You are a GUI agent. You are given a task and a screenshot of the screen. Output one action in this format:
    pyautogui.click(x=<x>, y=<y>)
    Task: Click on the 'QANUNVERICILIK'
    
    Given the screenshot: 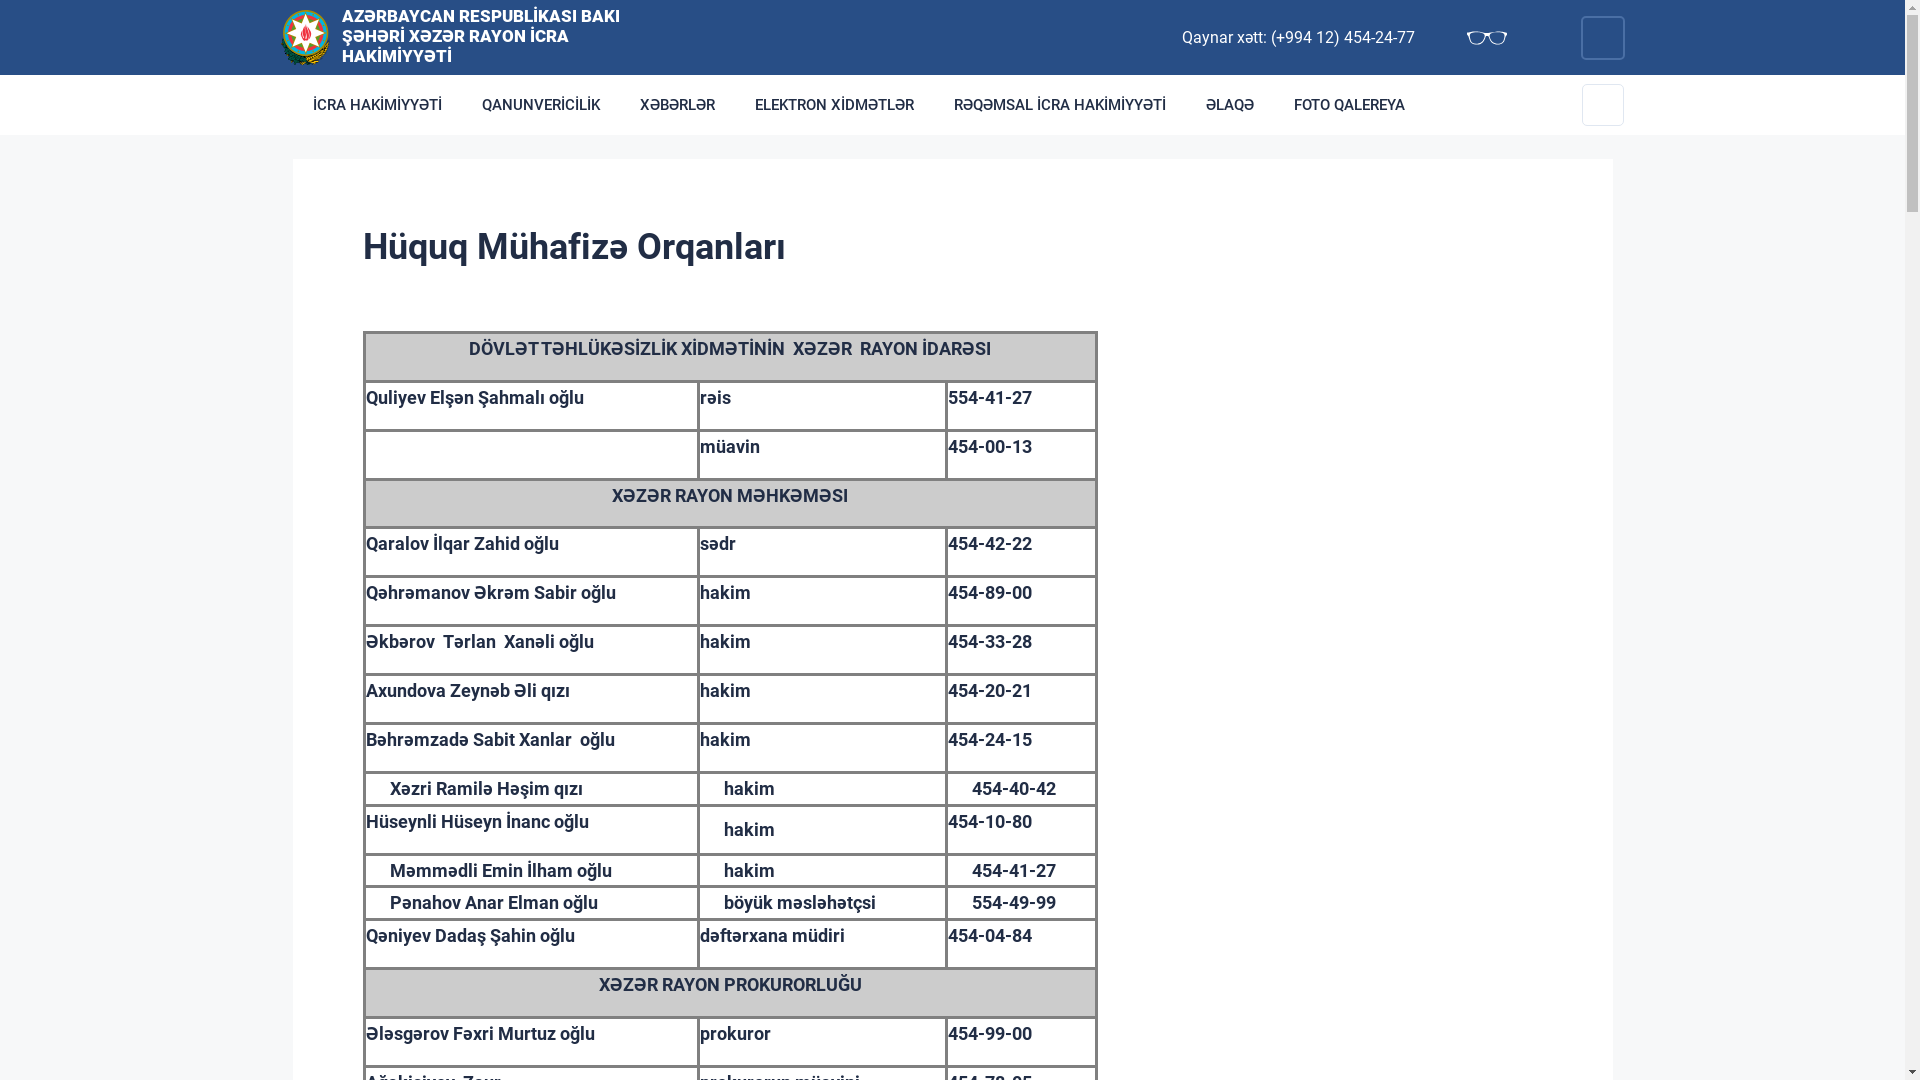 What is the action you would take?
    pyautogui.click(x=541, y=104)
    